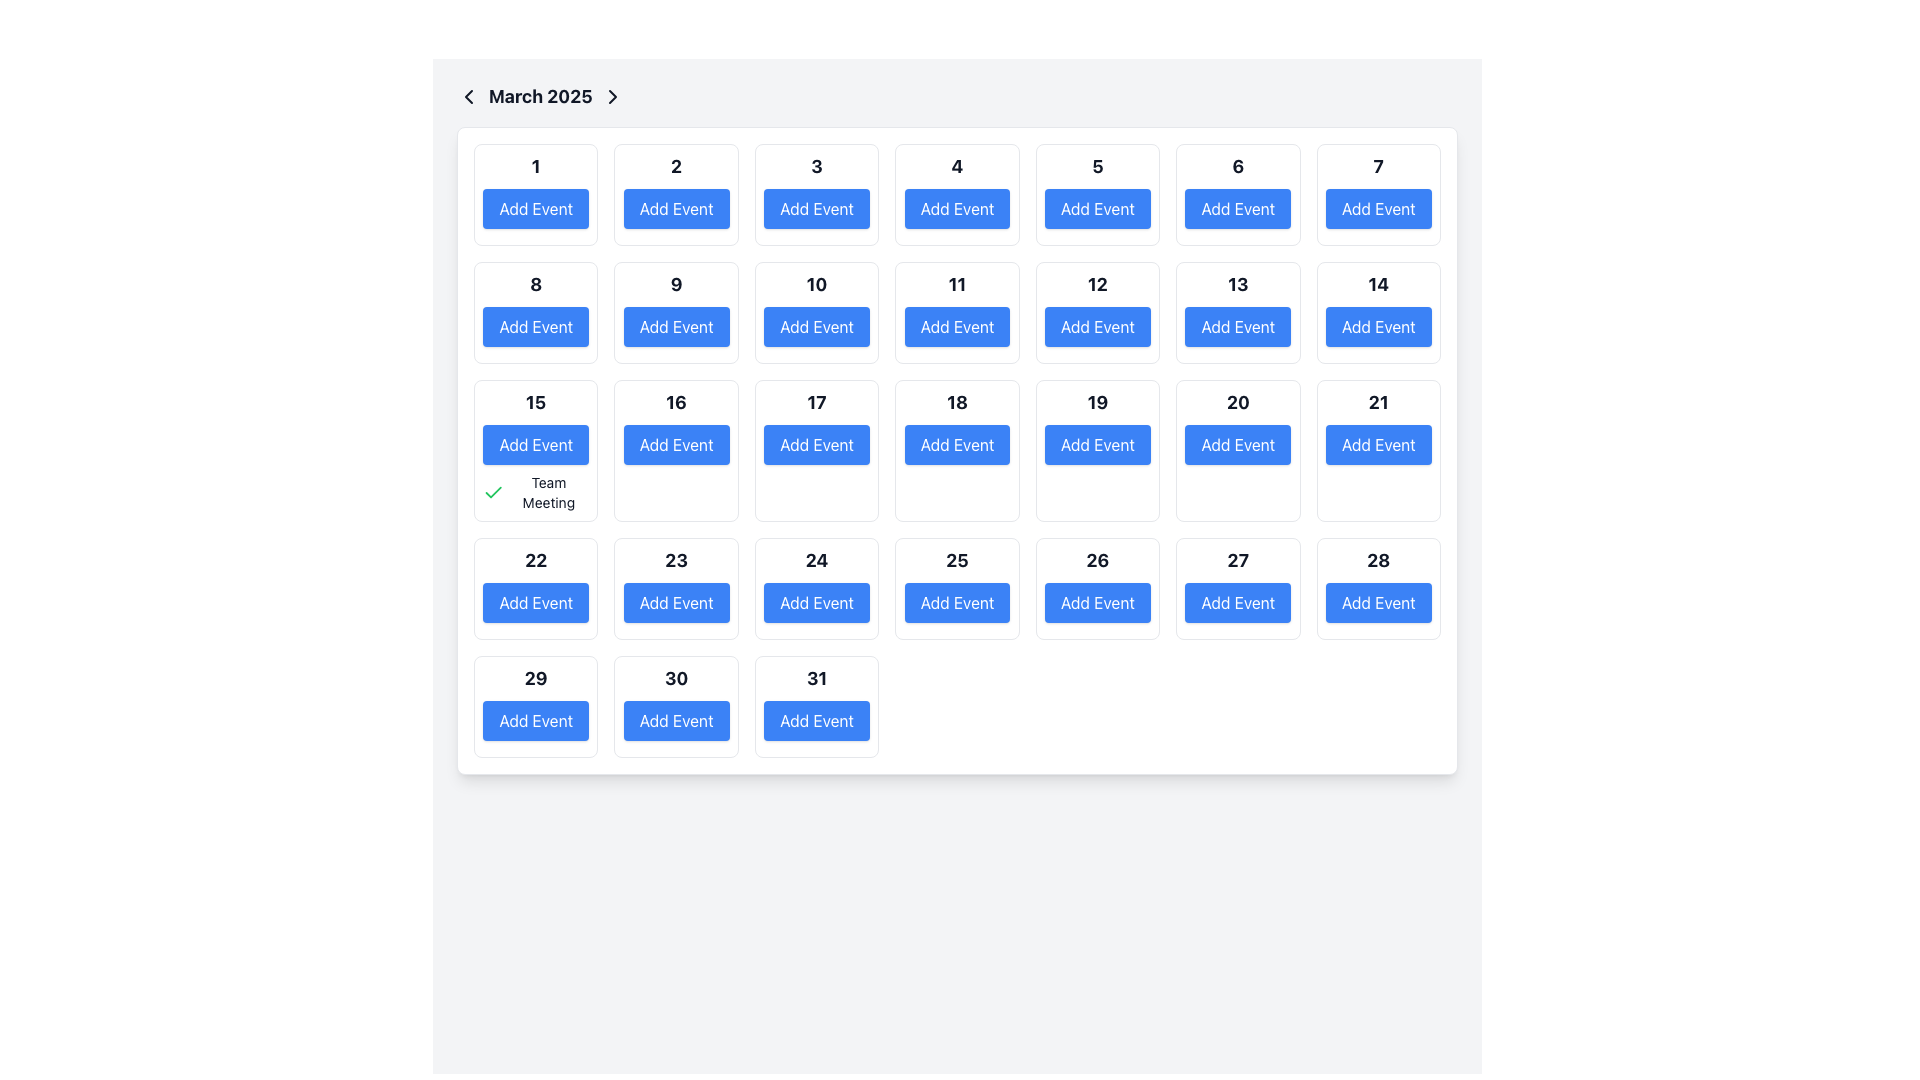 This screenshot has height=1080, width=1920. I want to click on the date label element indicating the day number in the calendar view for accessibility interactions, so click(536, 165).